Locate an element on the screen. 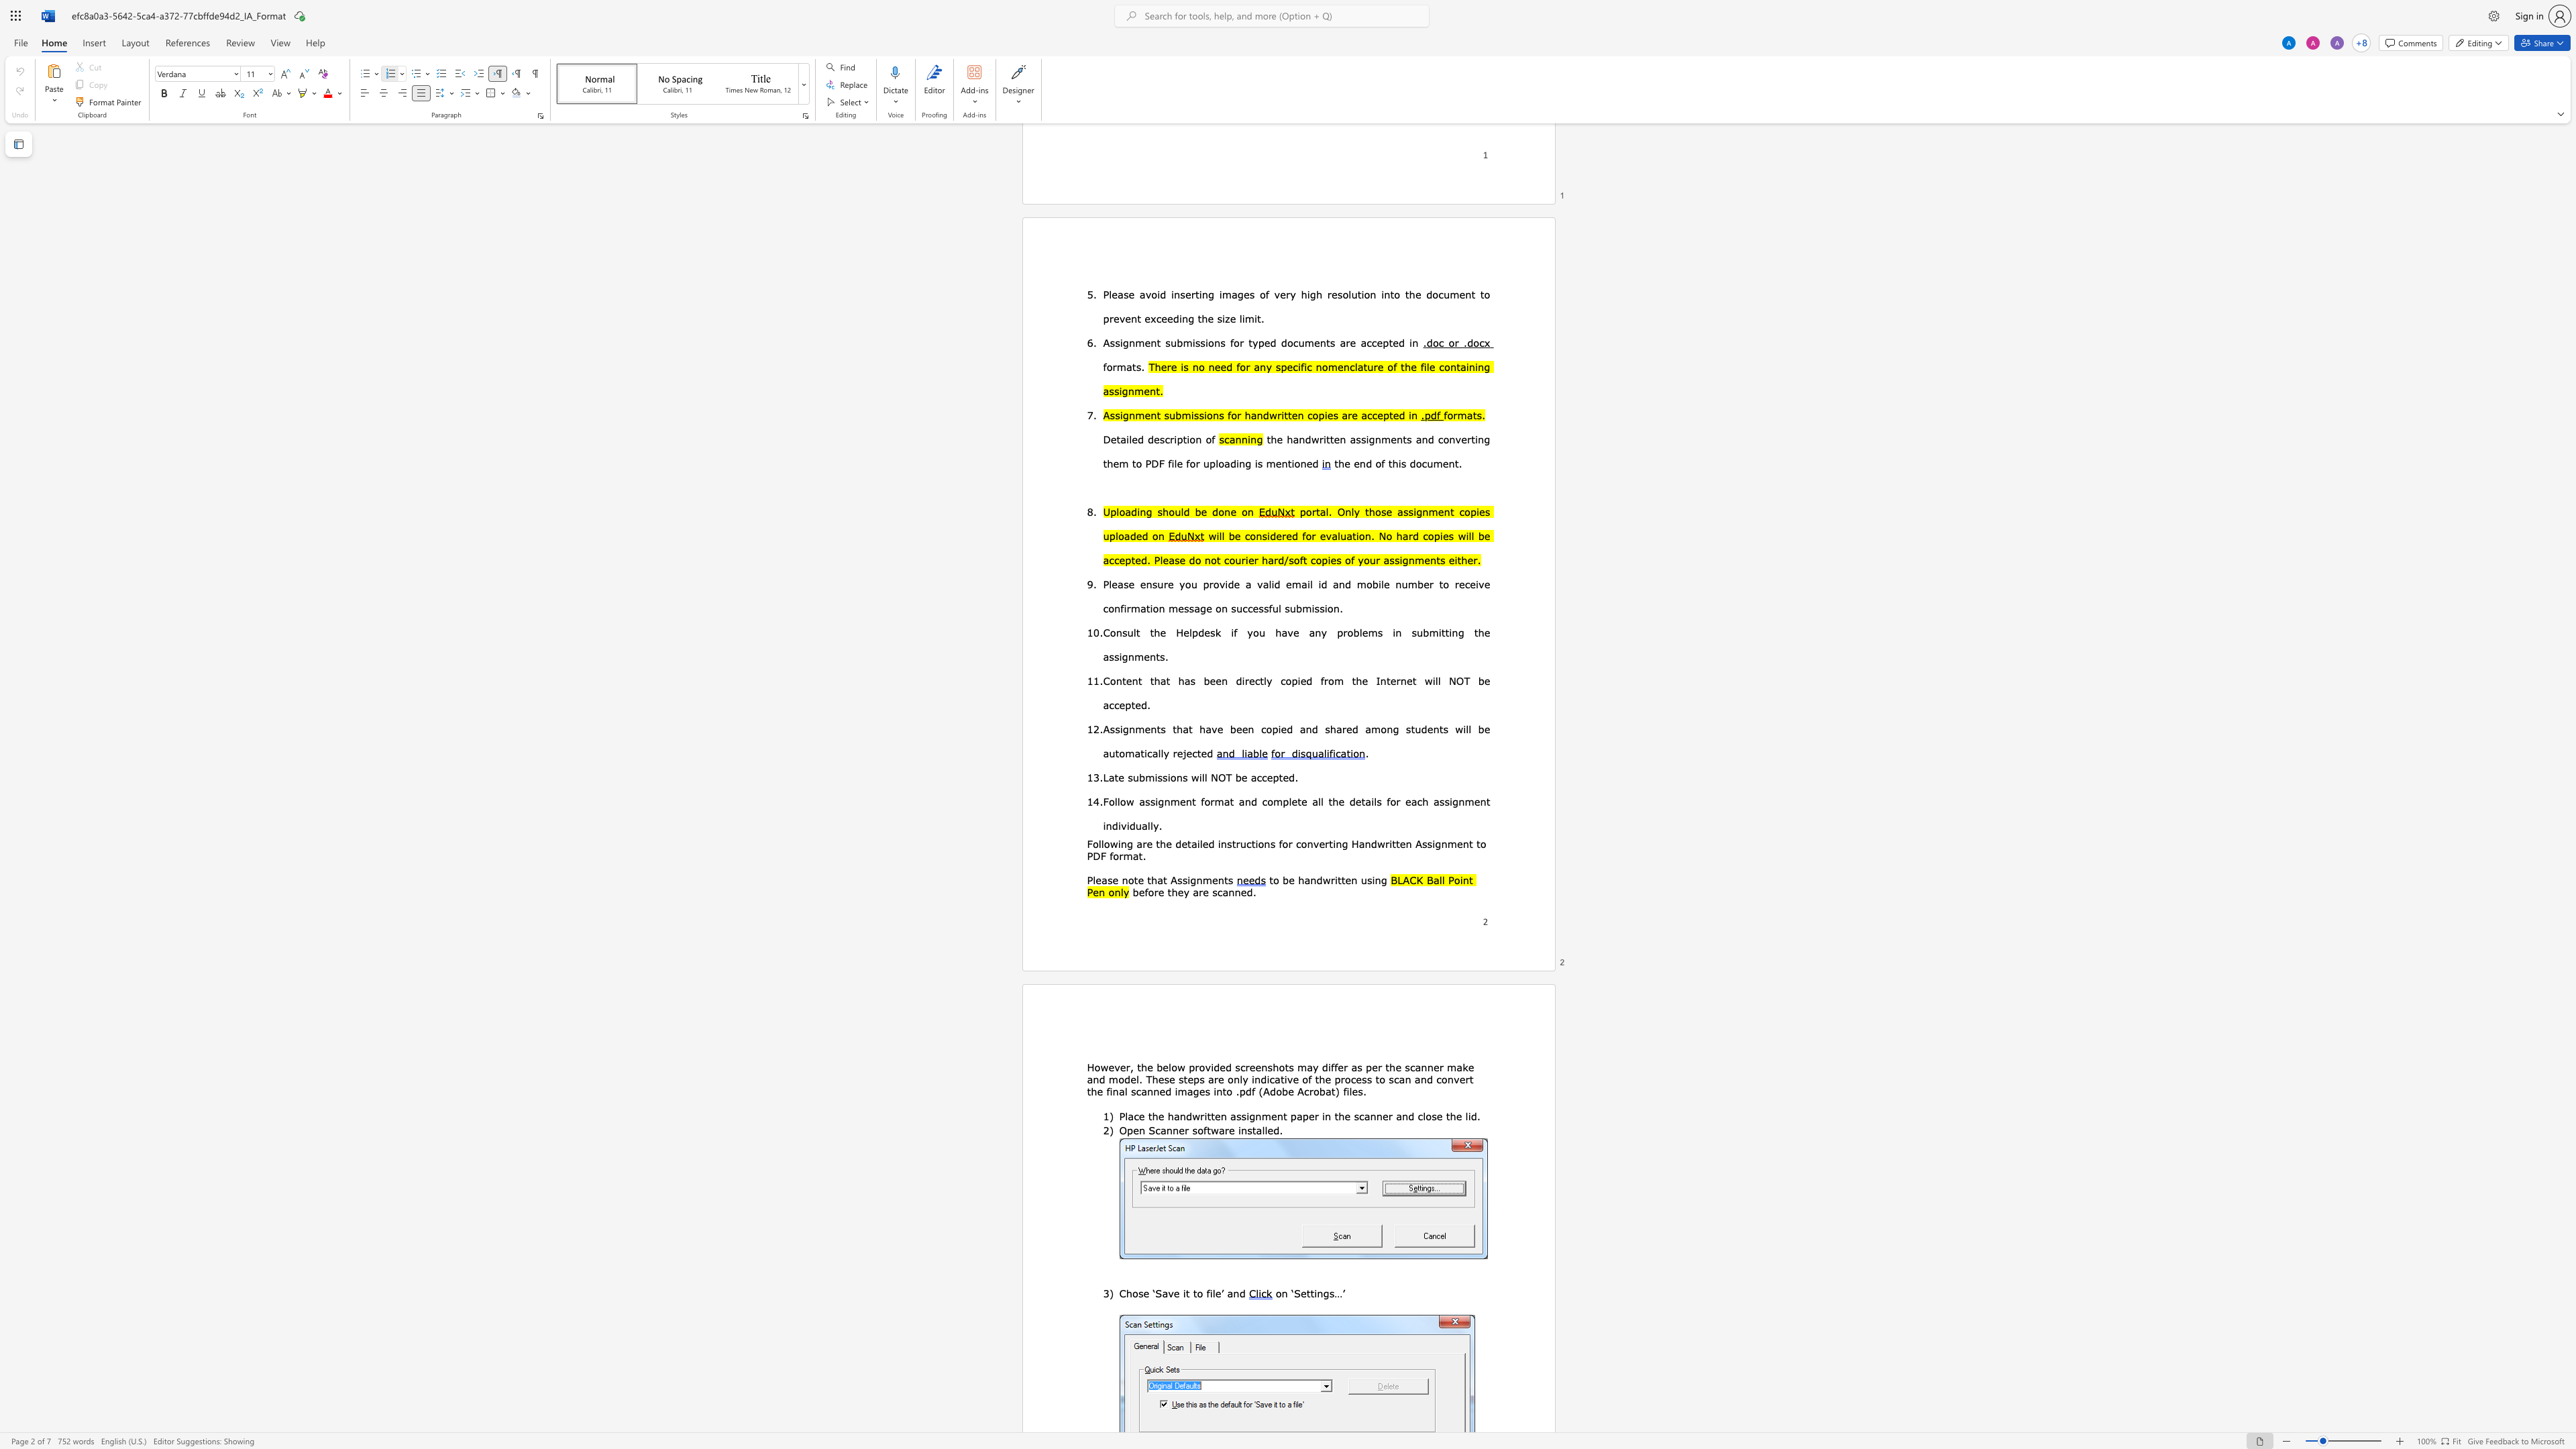 This screenshot has width=2576, height=1449. the space between the continuous character "u" and "c" in the text is located at coordinates (1245, 843).